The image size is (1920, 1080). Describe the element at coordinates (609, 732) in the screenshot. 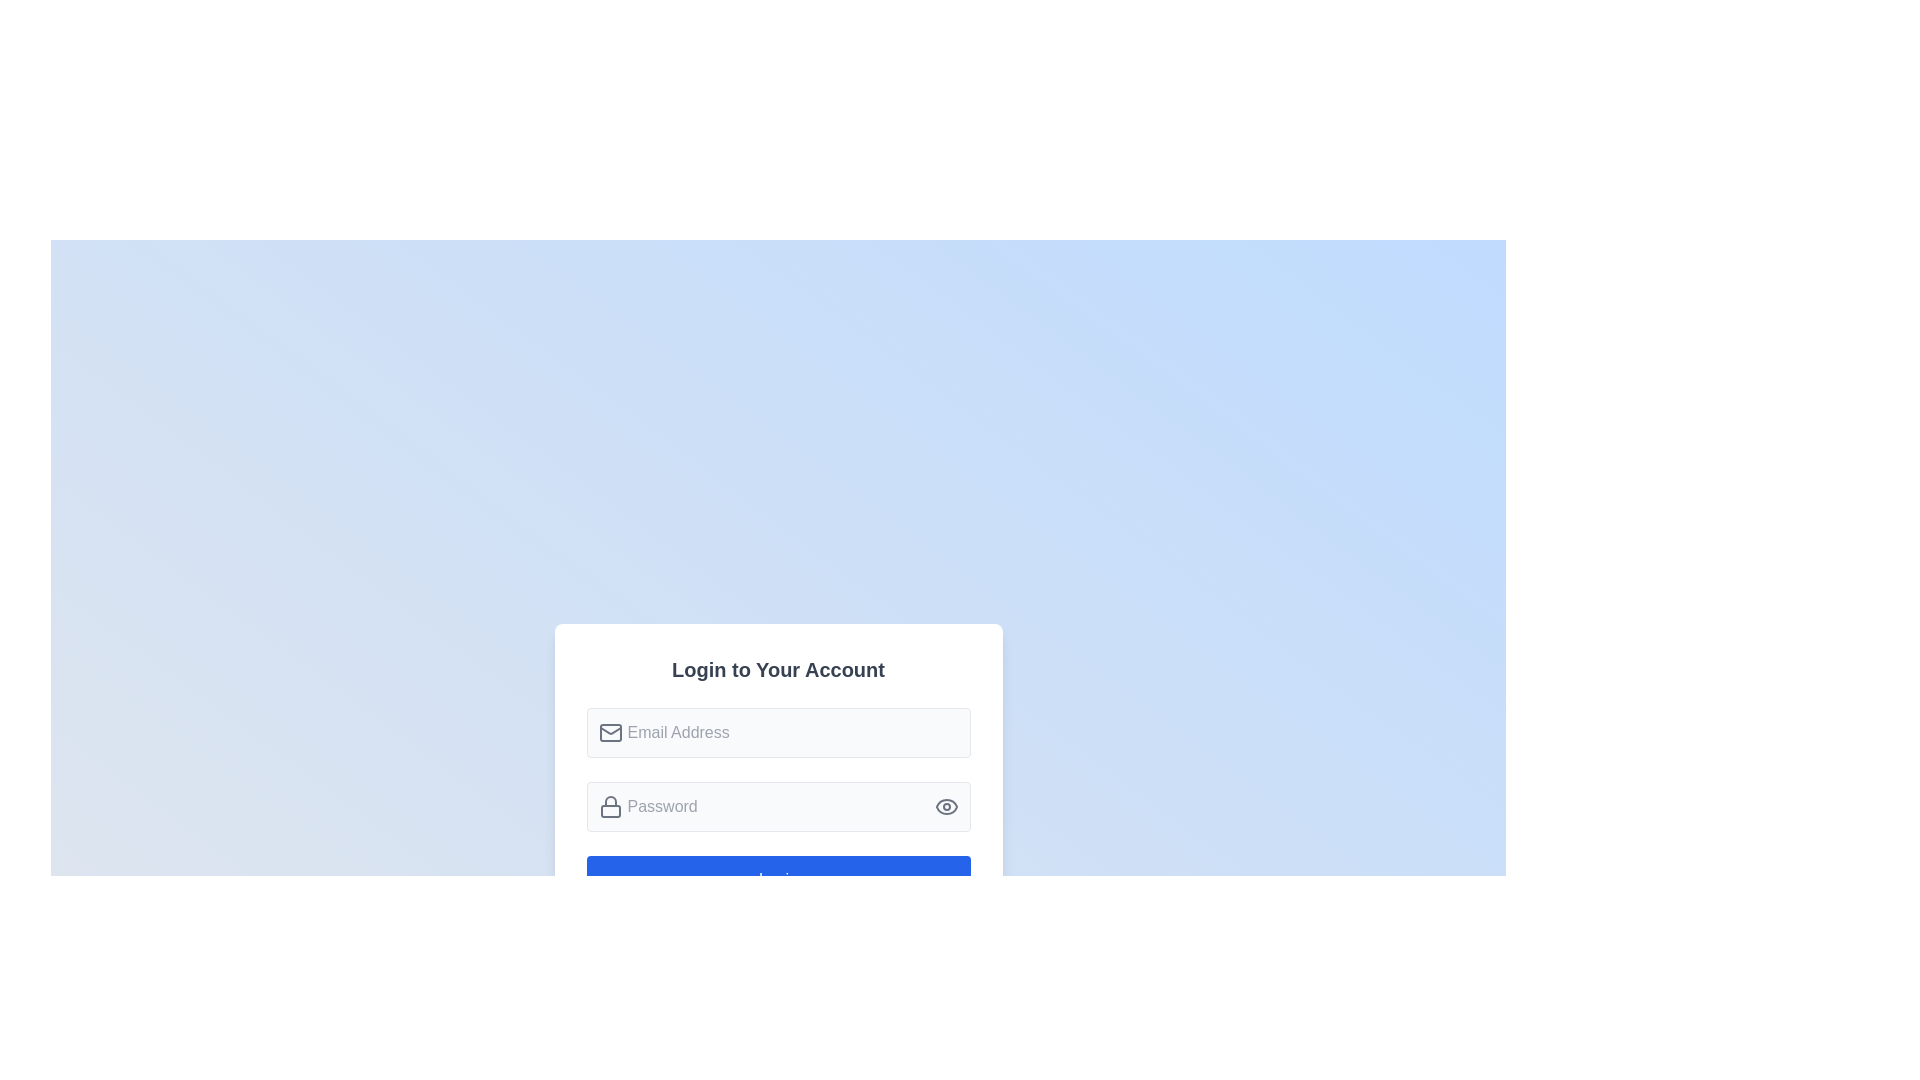

I see `the Icon graphic representing a mail or email symbol, which serves as a visual cue for the email input field` at that location.